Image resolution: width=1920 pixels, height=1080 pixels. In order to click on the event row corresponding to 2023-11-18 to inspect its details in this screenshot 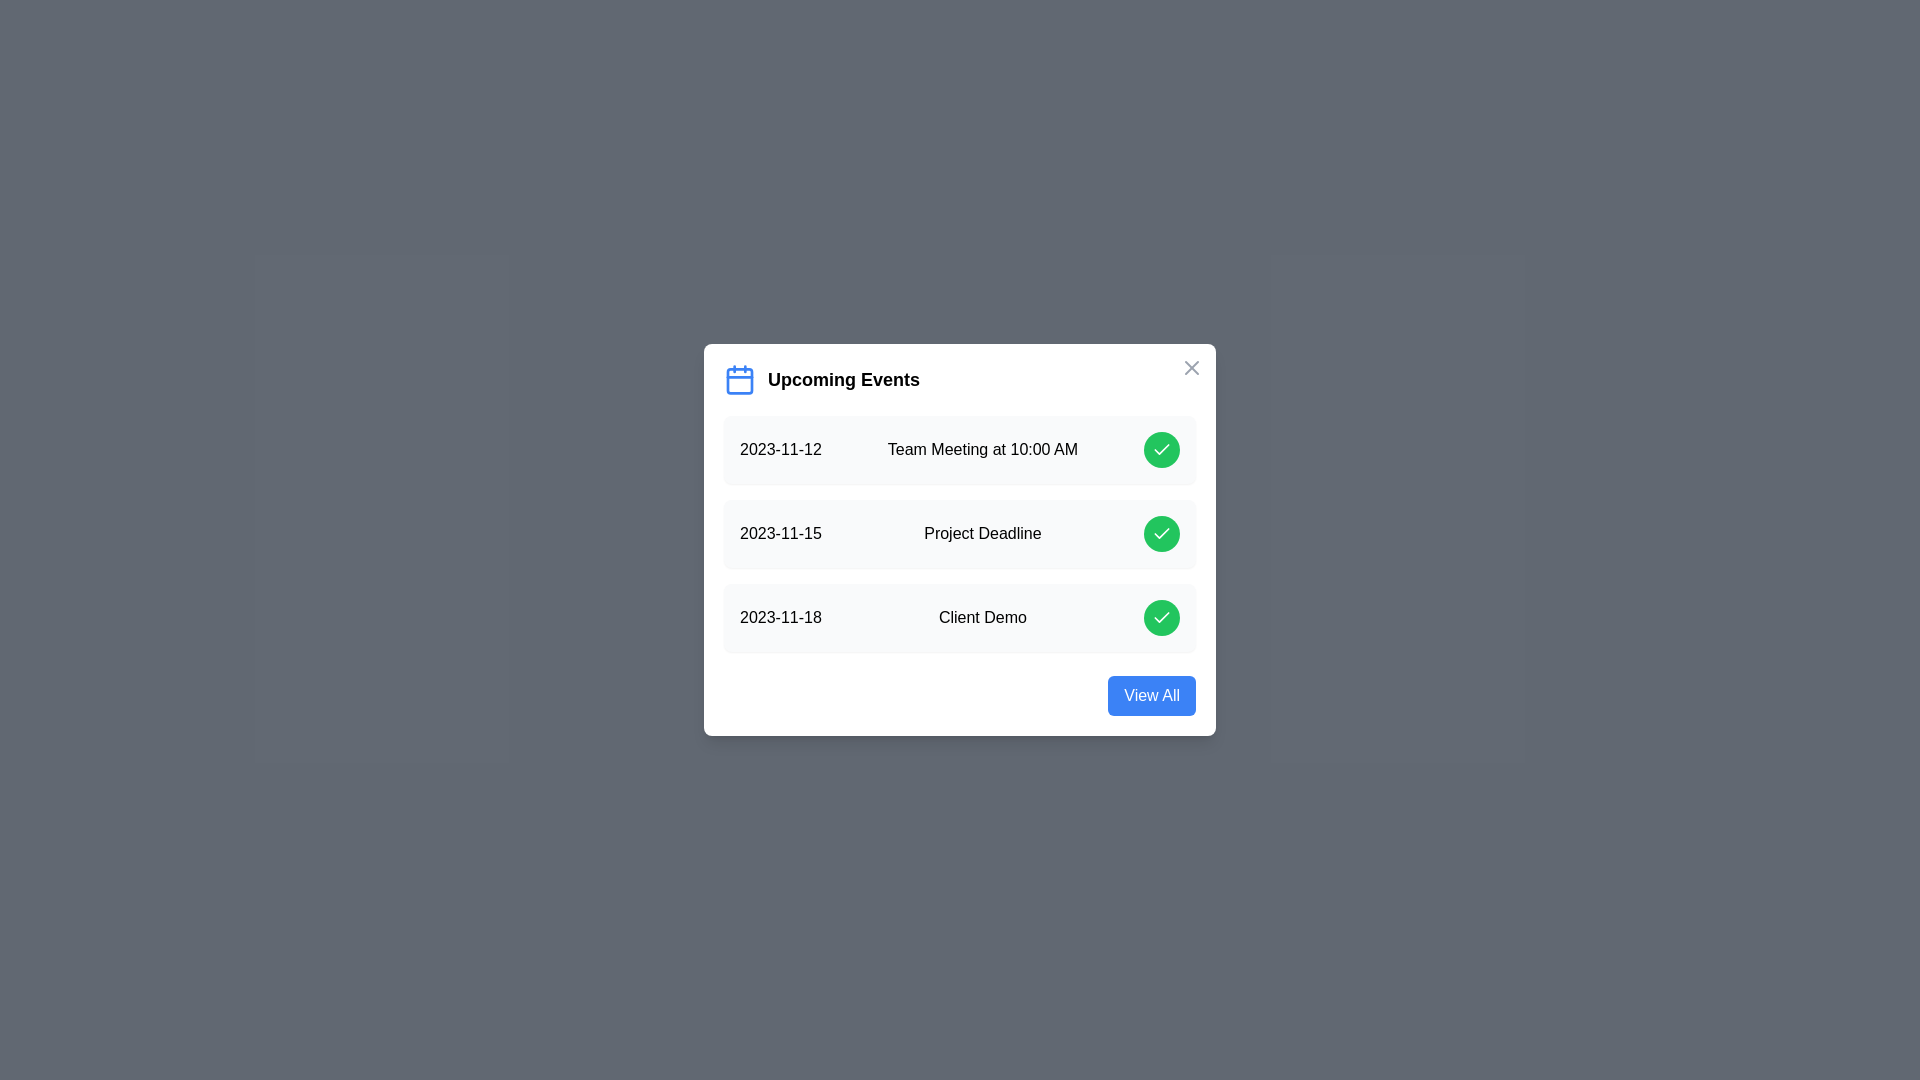, I will do `click(960, 616)`.